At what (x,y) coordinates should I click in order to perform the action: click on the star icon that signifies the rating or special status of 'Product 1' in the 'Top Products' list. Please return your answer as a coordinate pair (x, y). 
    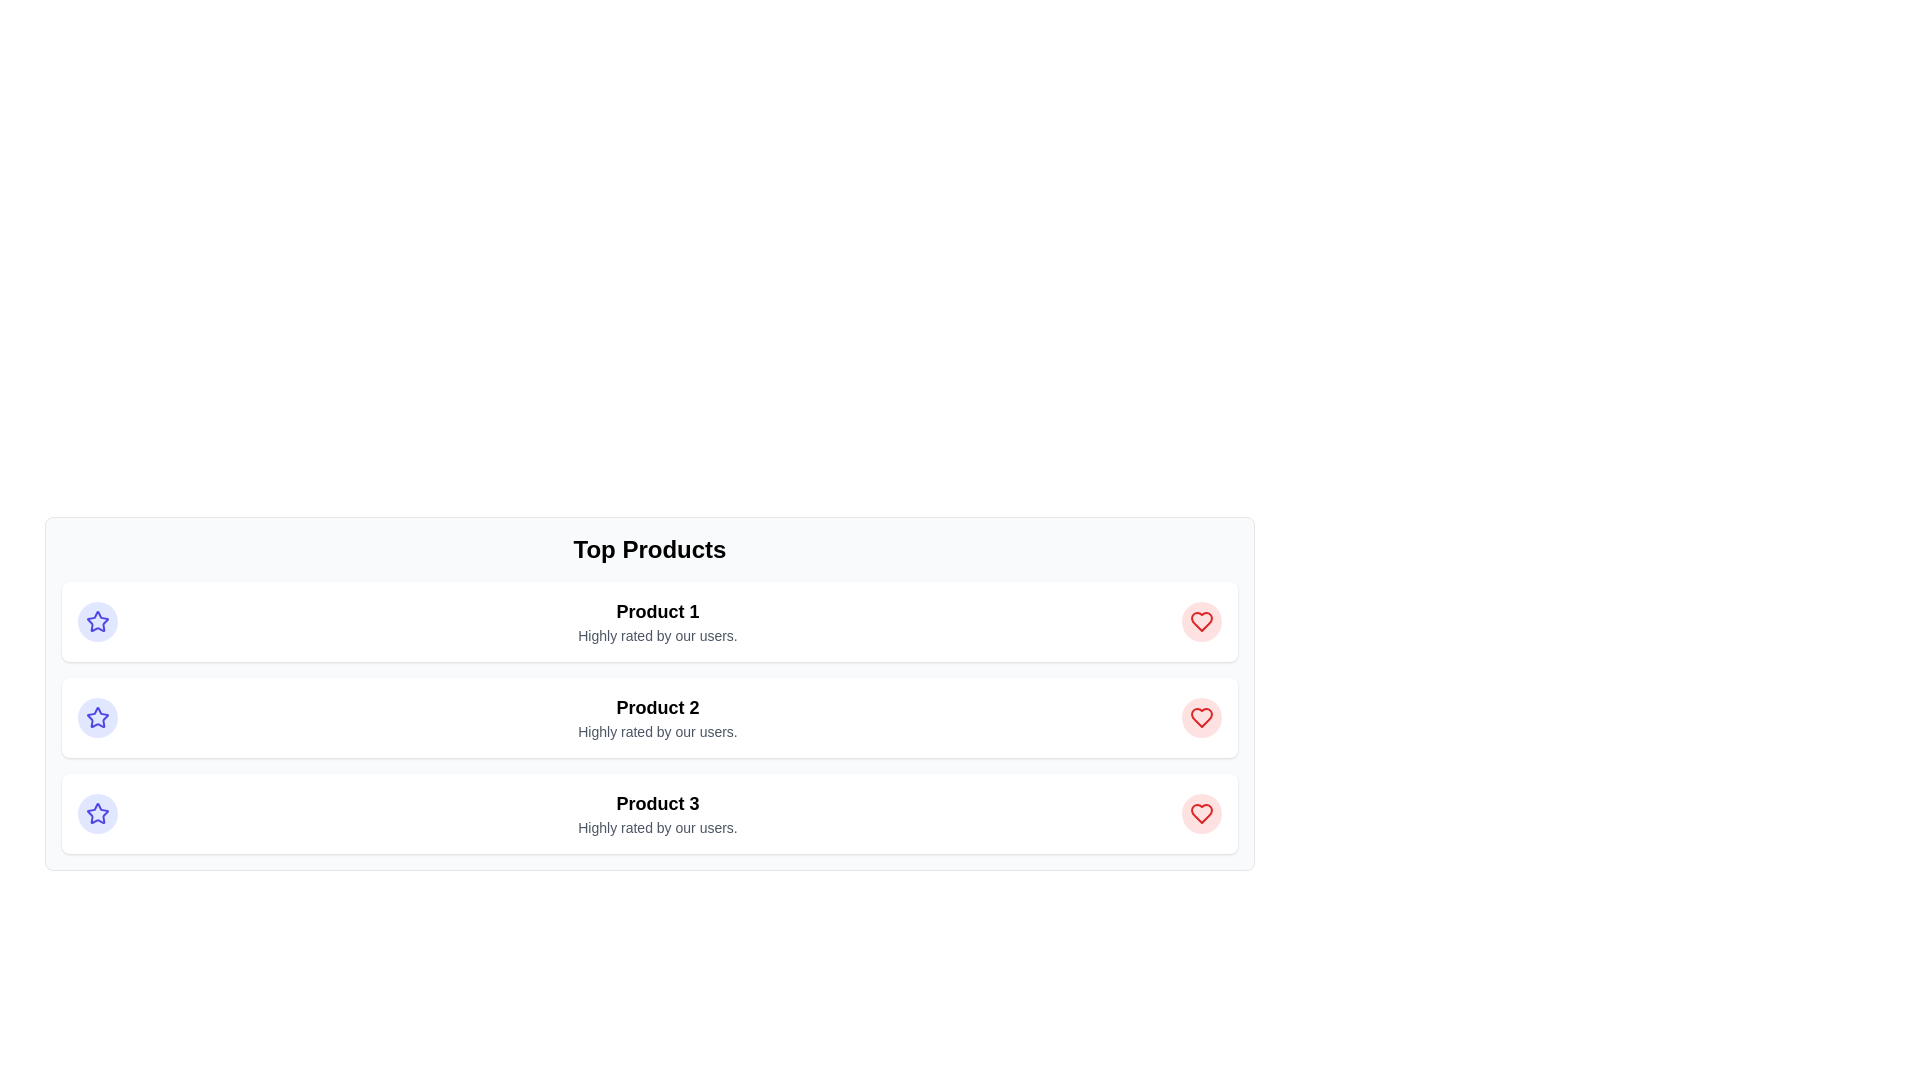
    Looking at the image, I should click on (96, 716).